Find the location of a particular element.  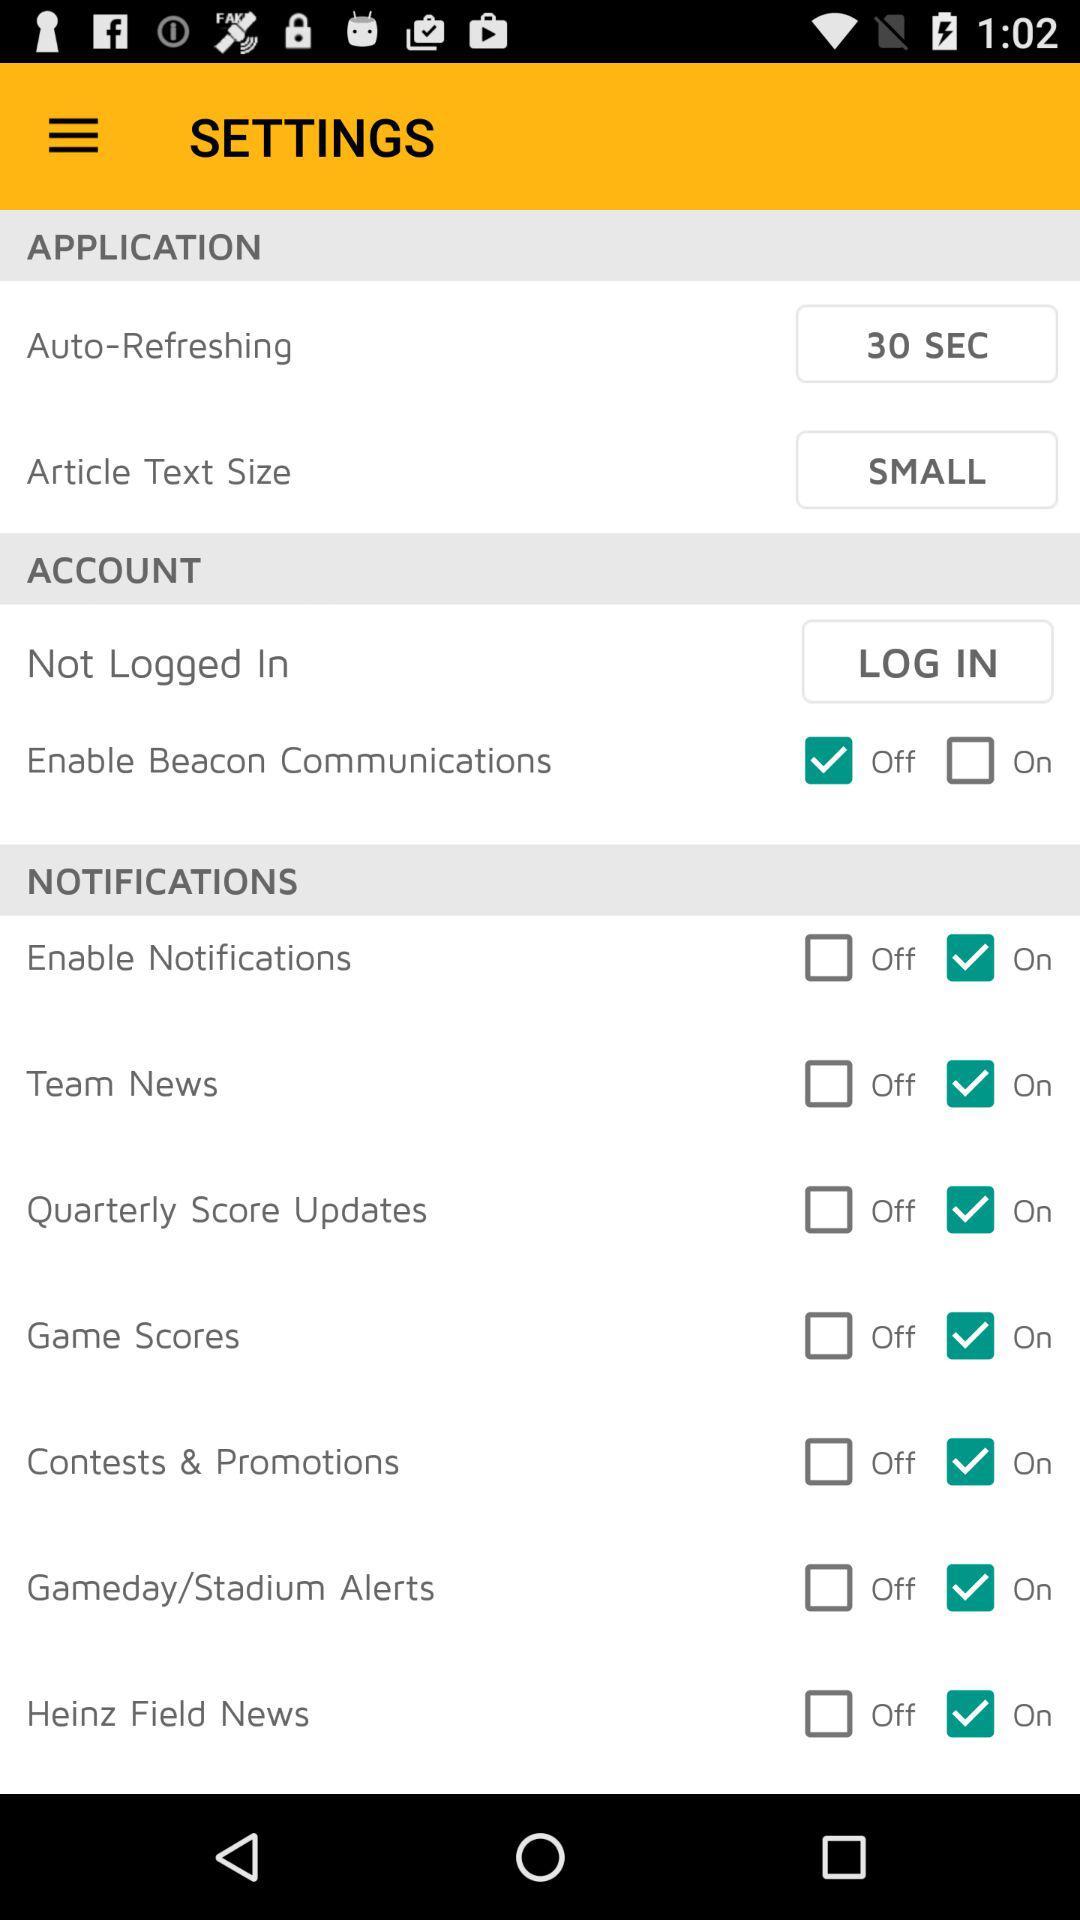

icon above the application is located at coordinates (72, 135).